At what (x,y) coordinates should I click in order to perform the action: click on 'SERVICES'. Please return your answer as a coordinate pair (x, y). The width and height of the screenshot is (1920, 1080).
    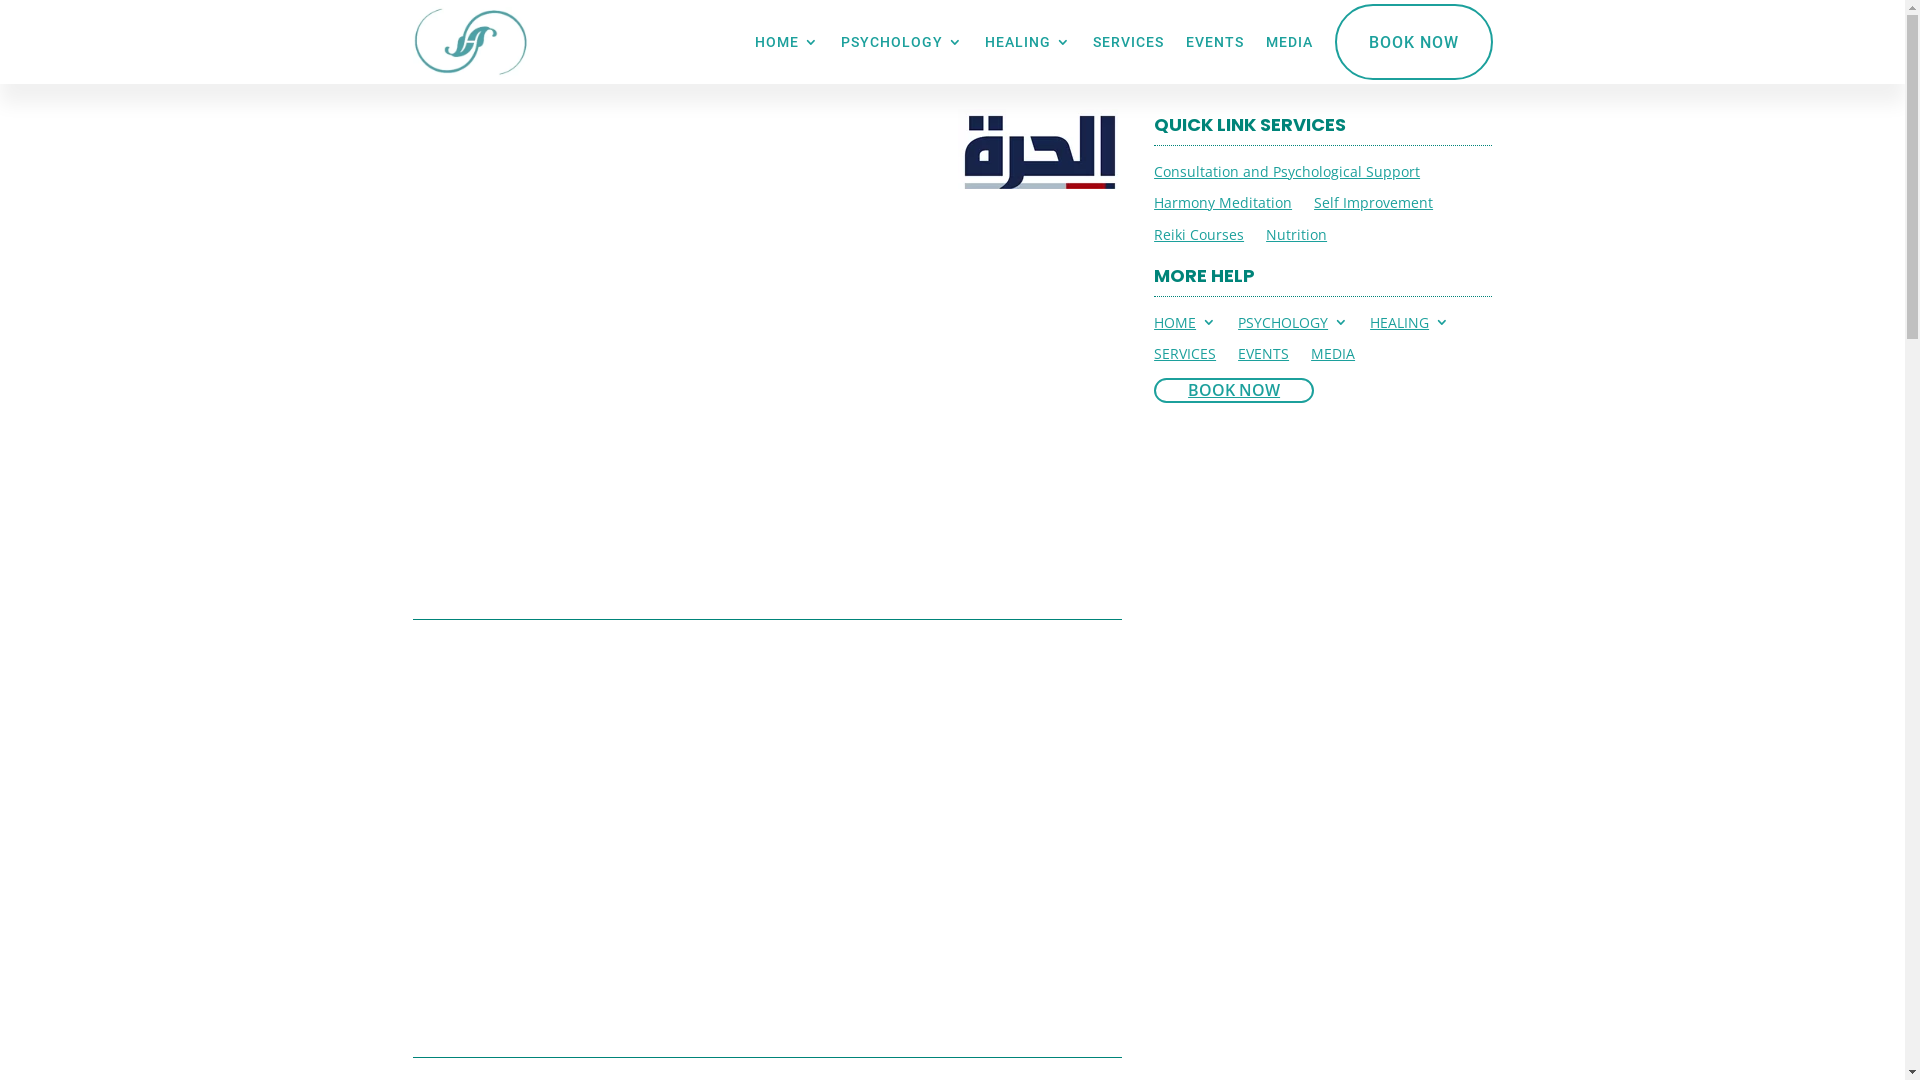
    Looking at the image, I should click on (1127, 42).